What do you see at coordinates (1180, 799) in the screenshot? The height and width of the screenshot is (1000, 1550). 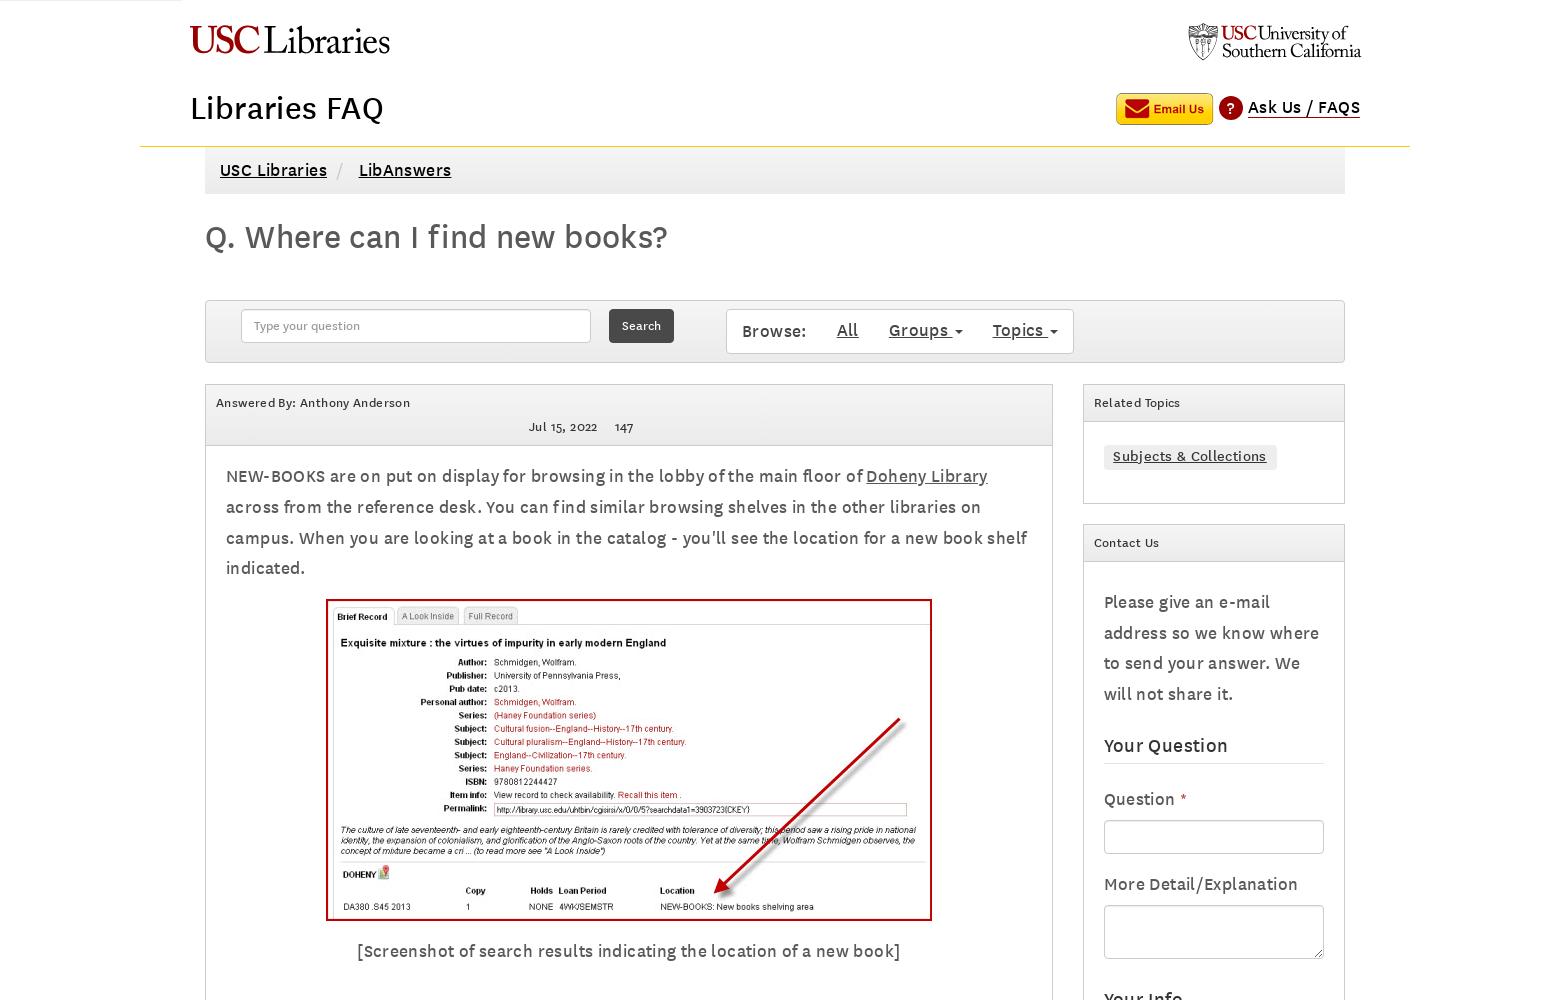 I see `'*'` at bounding box center [1180, 799].